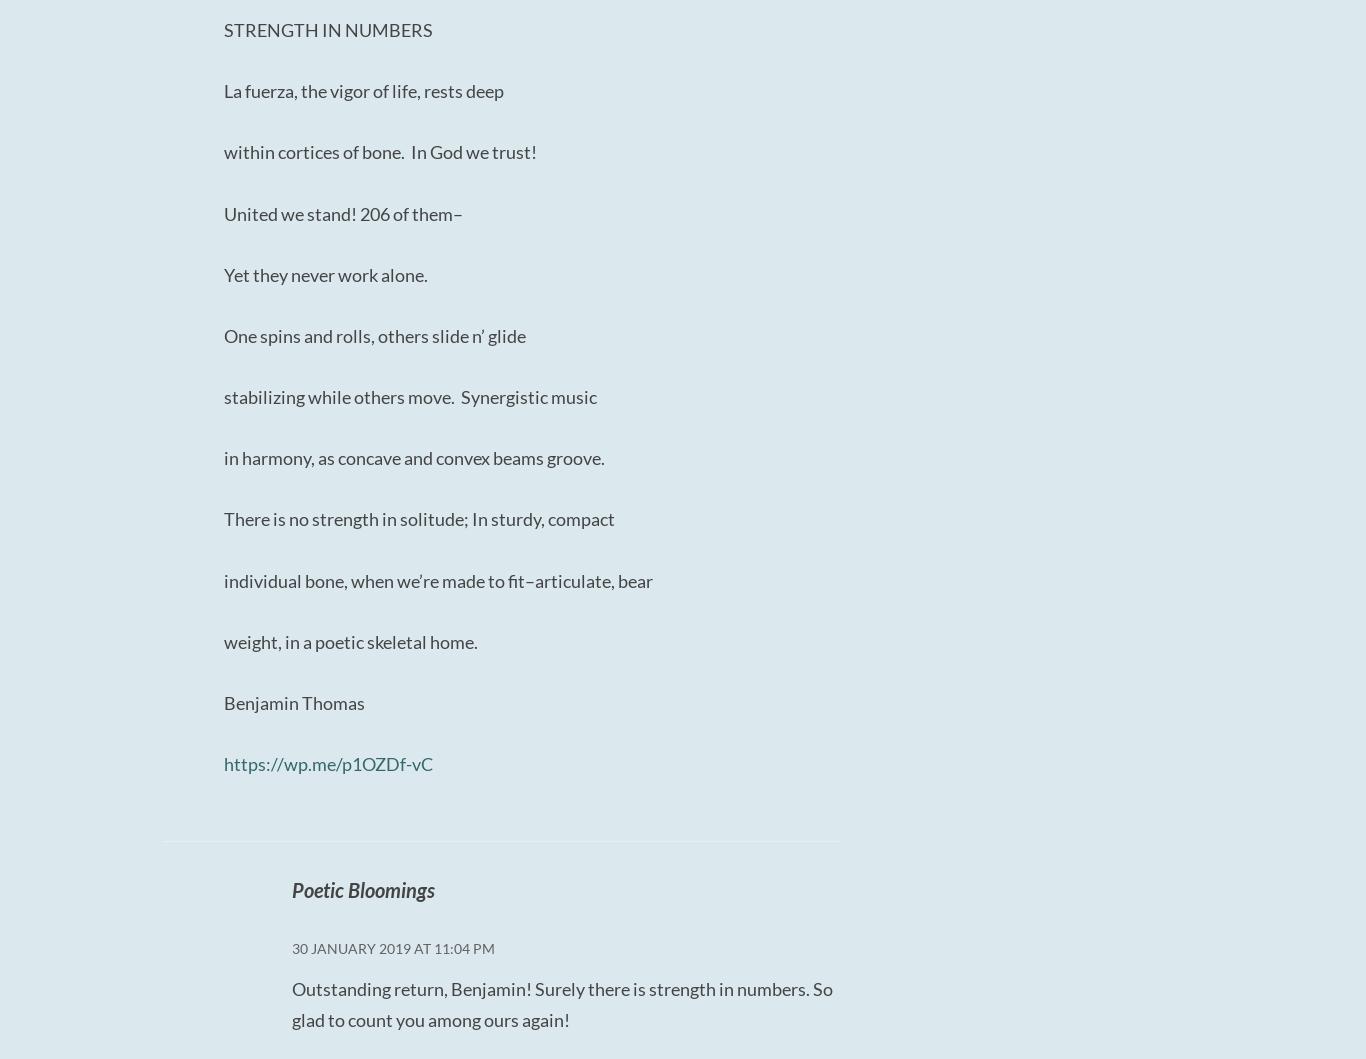 Image resolution: width=1366 pixels, height=1059 pixels. I want to click on 'STRENGTH IN NUMBERS', so click(328, 29).